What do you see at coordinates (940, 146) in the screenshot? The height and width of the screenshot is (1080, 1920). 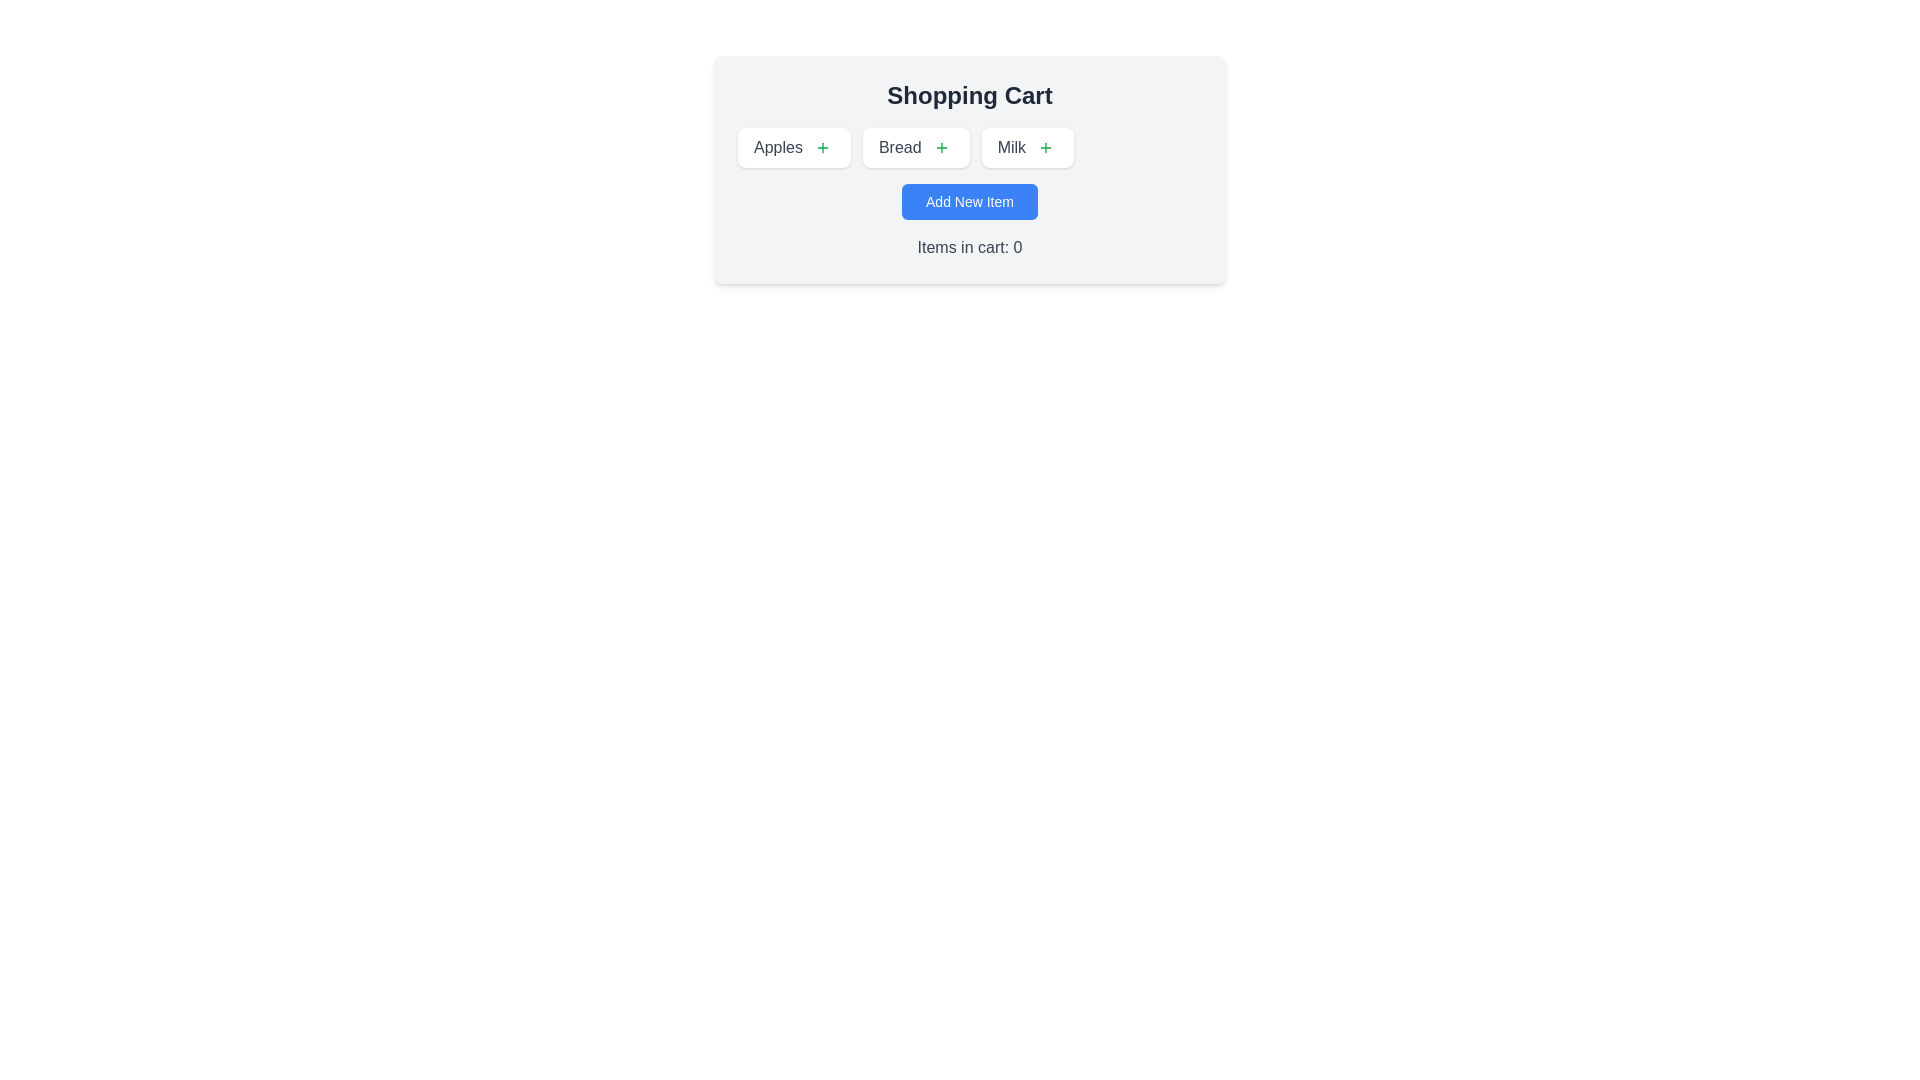 I see `the '+' button next to Bread to increment the cart count` at bounding box center [940, 146].